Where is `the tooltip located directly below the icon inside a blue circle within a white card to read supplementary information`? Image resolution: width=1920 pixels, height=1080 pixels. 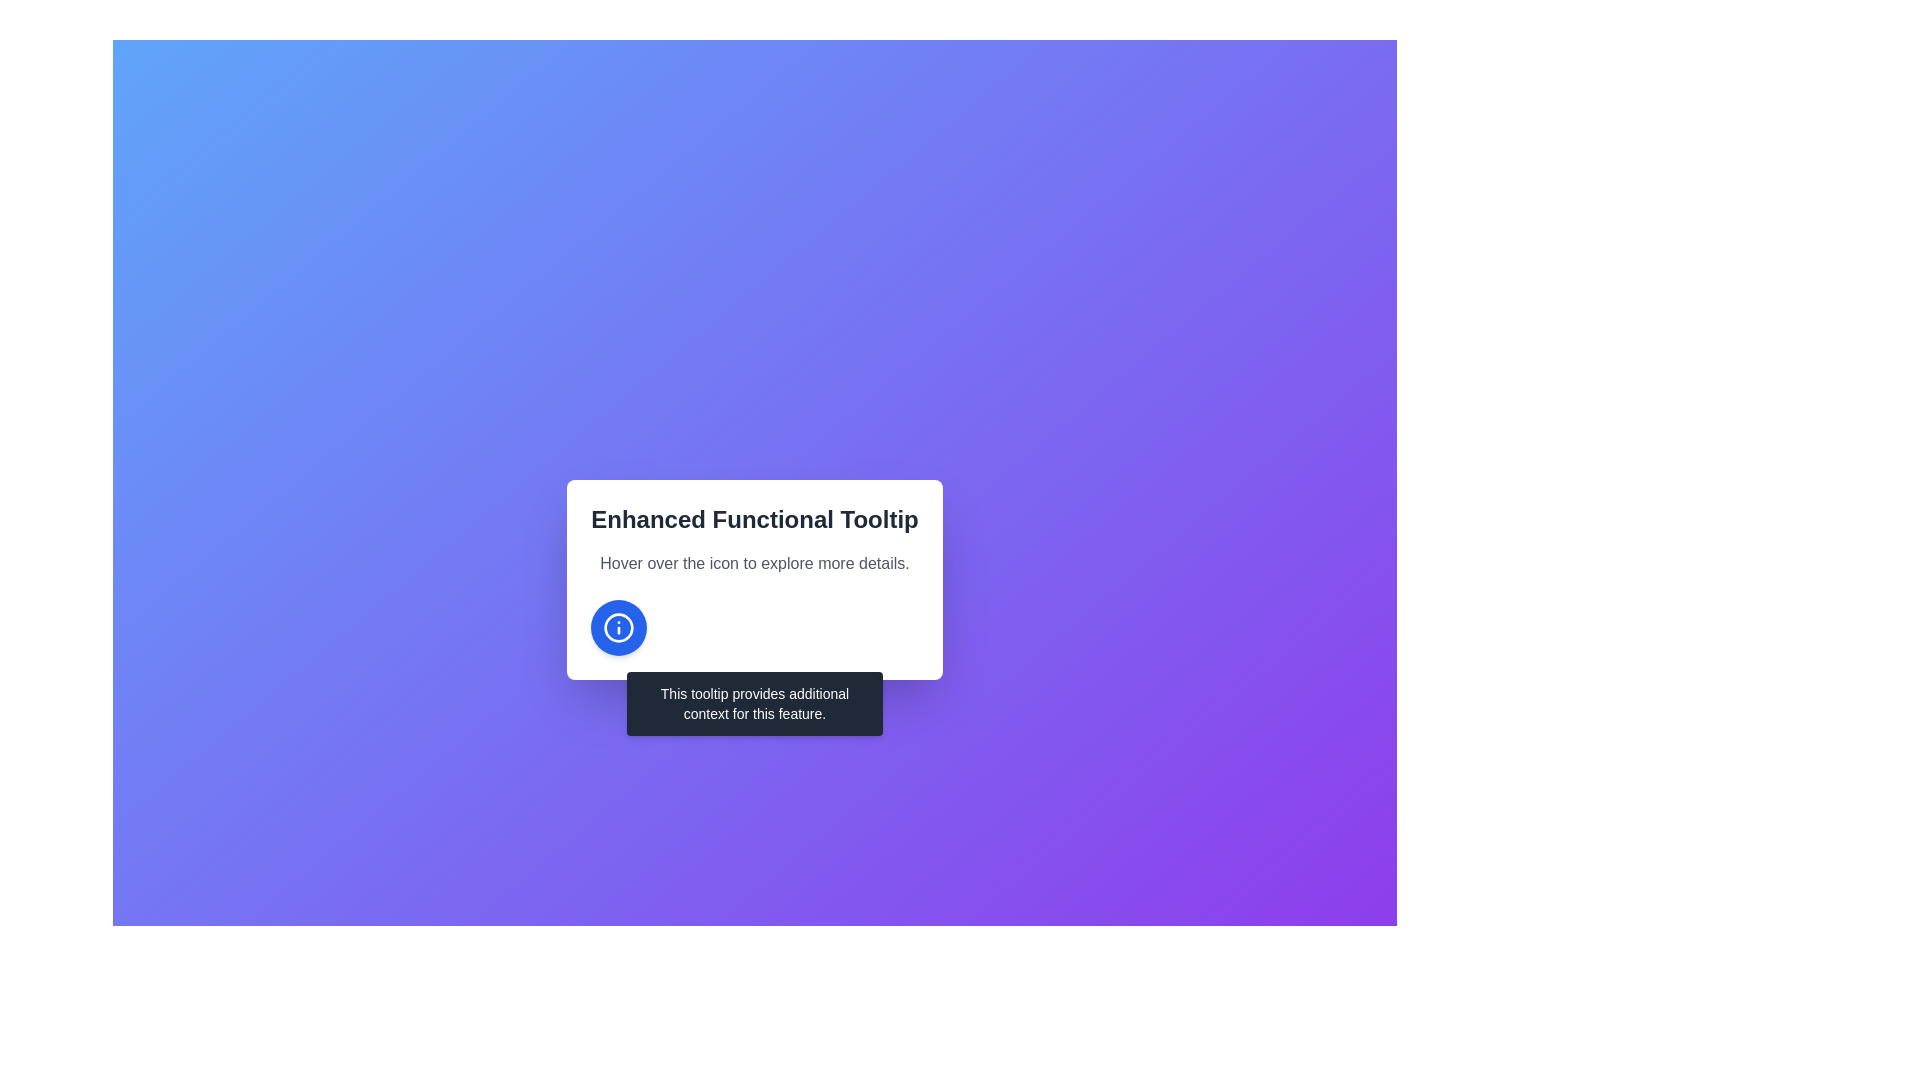
the tooltip located directly below the icon inside a blue circle within a white card to read supplementary information is located at coordinates (753, 703).